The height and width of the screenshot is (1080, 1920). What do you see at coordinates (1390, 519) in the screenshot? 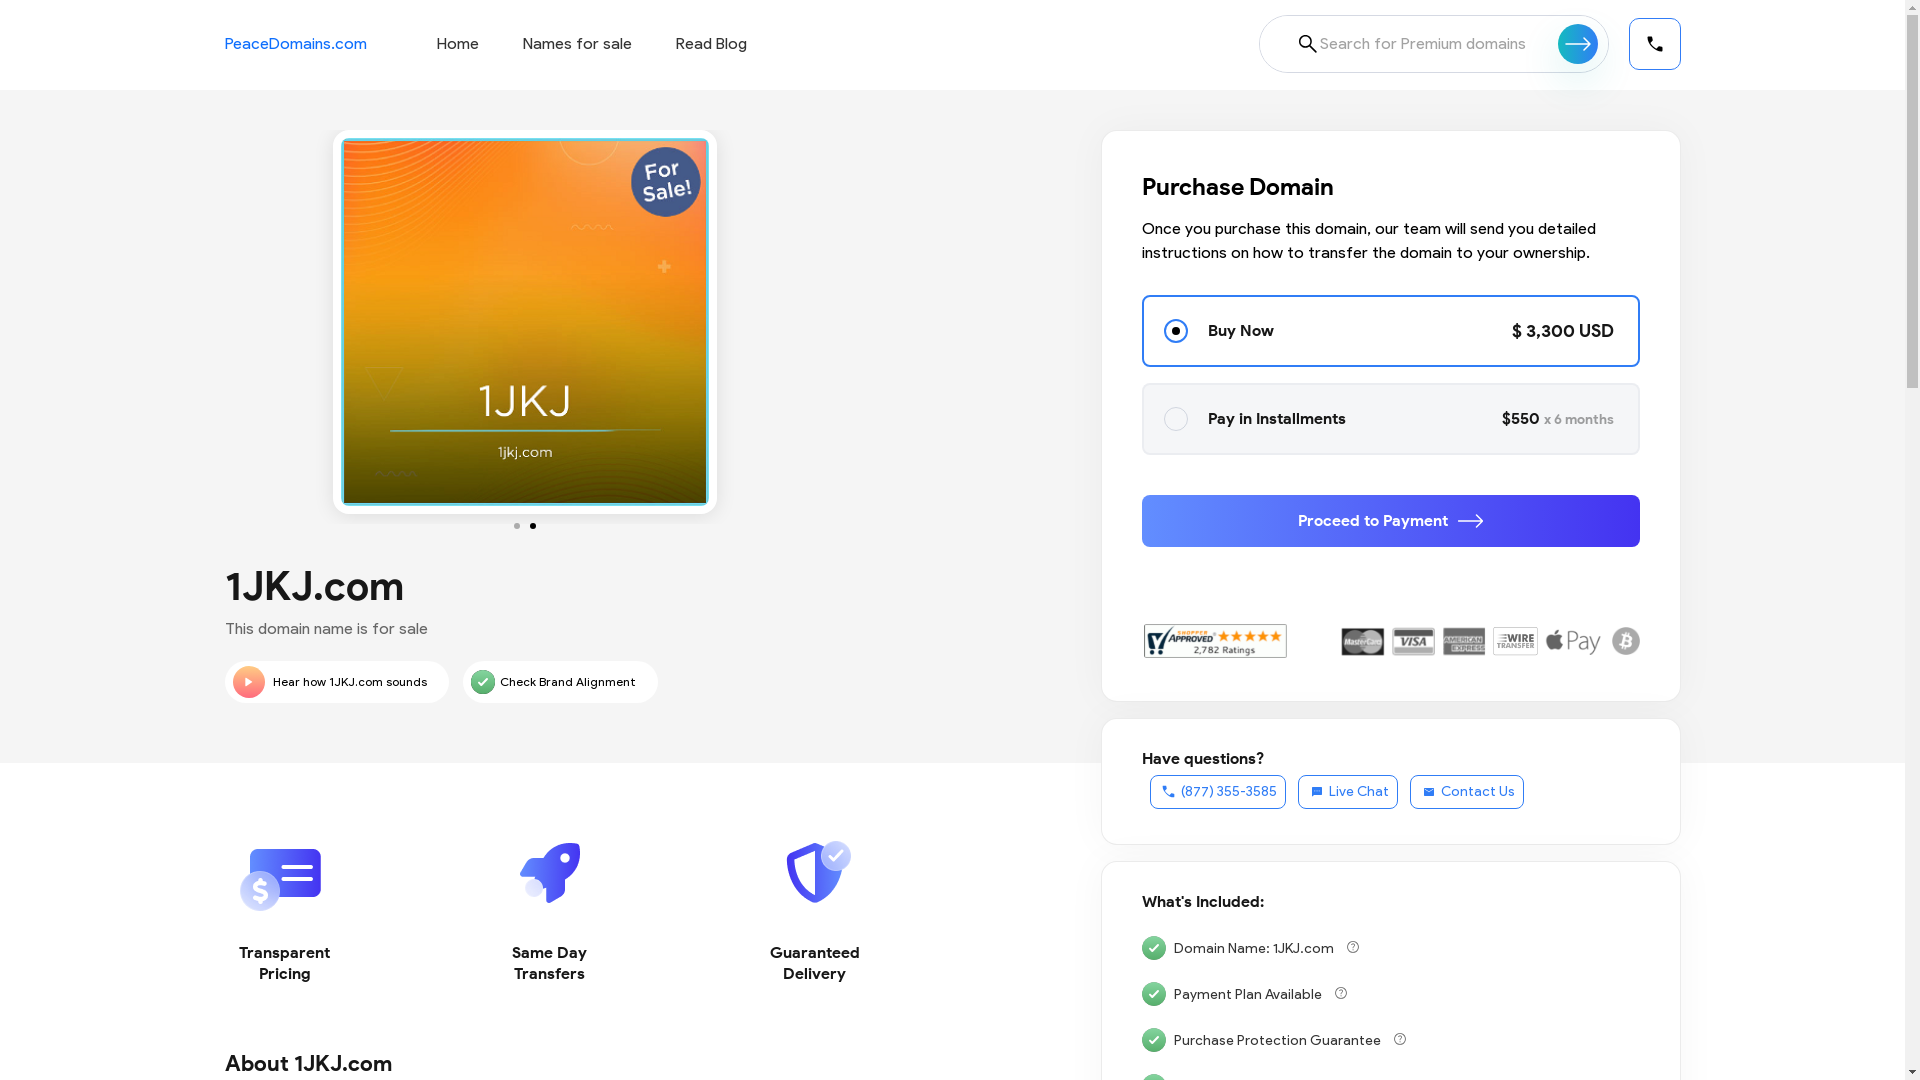
I see `'Proceed to Payment'` at bounding box center [1390, 519].